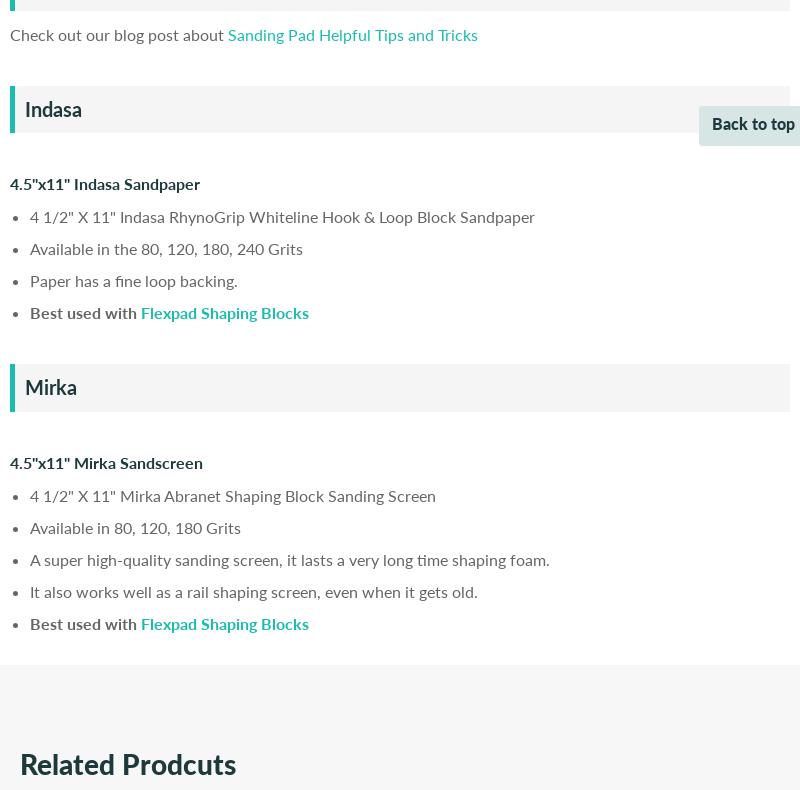 The width and height of the screenshot is (800, 790). What do you see at coordinates (10, 182) in the screenshot?
I see `'4.5"x11" Indasa Sandpaper'` at bounding box center [10, 182].